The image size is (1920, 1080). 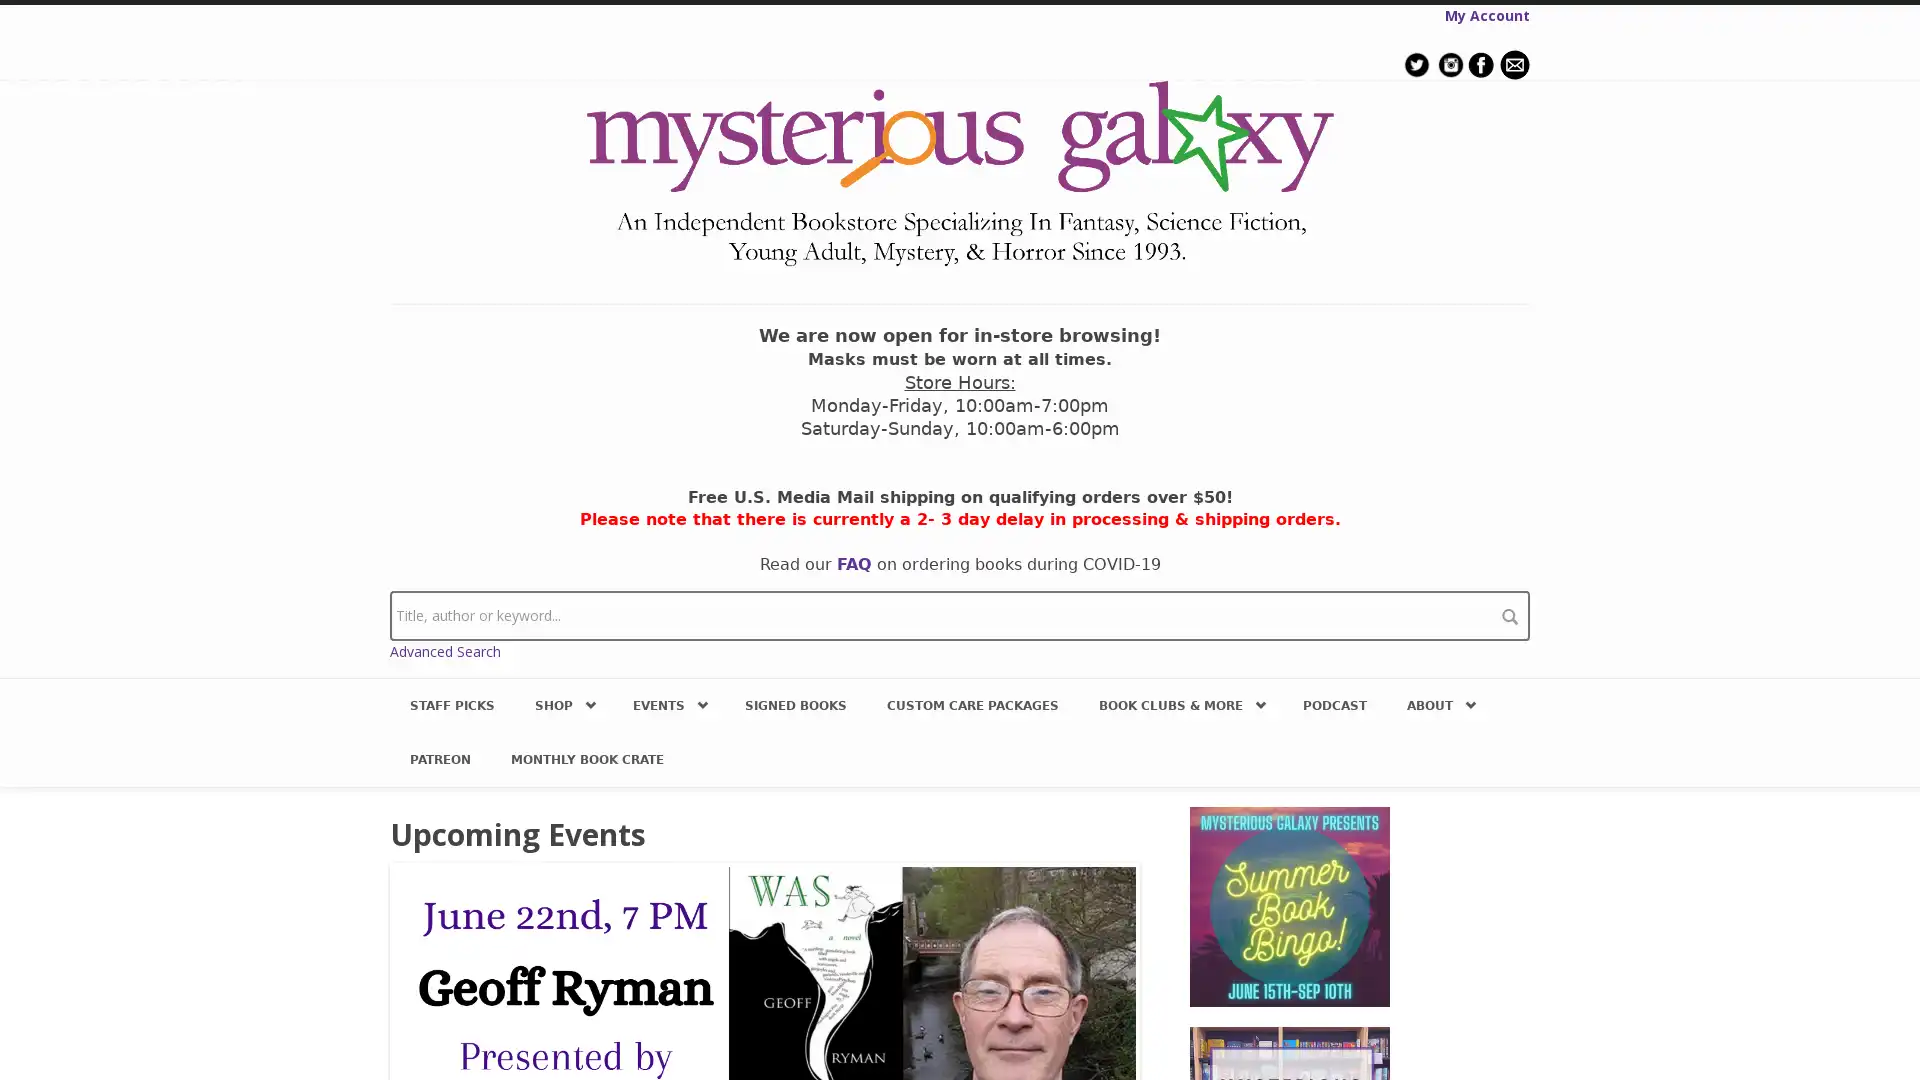 I want to click on search, so click(x=1510, y=615).